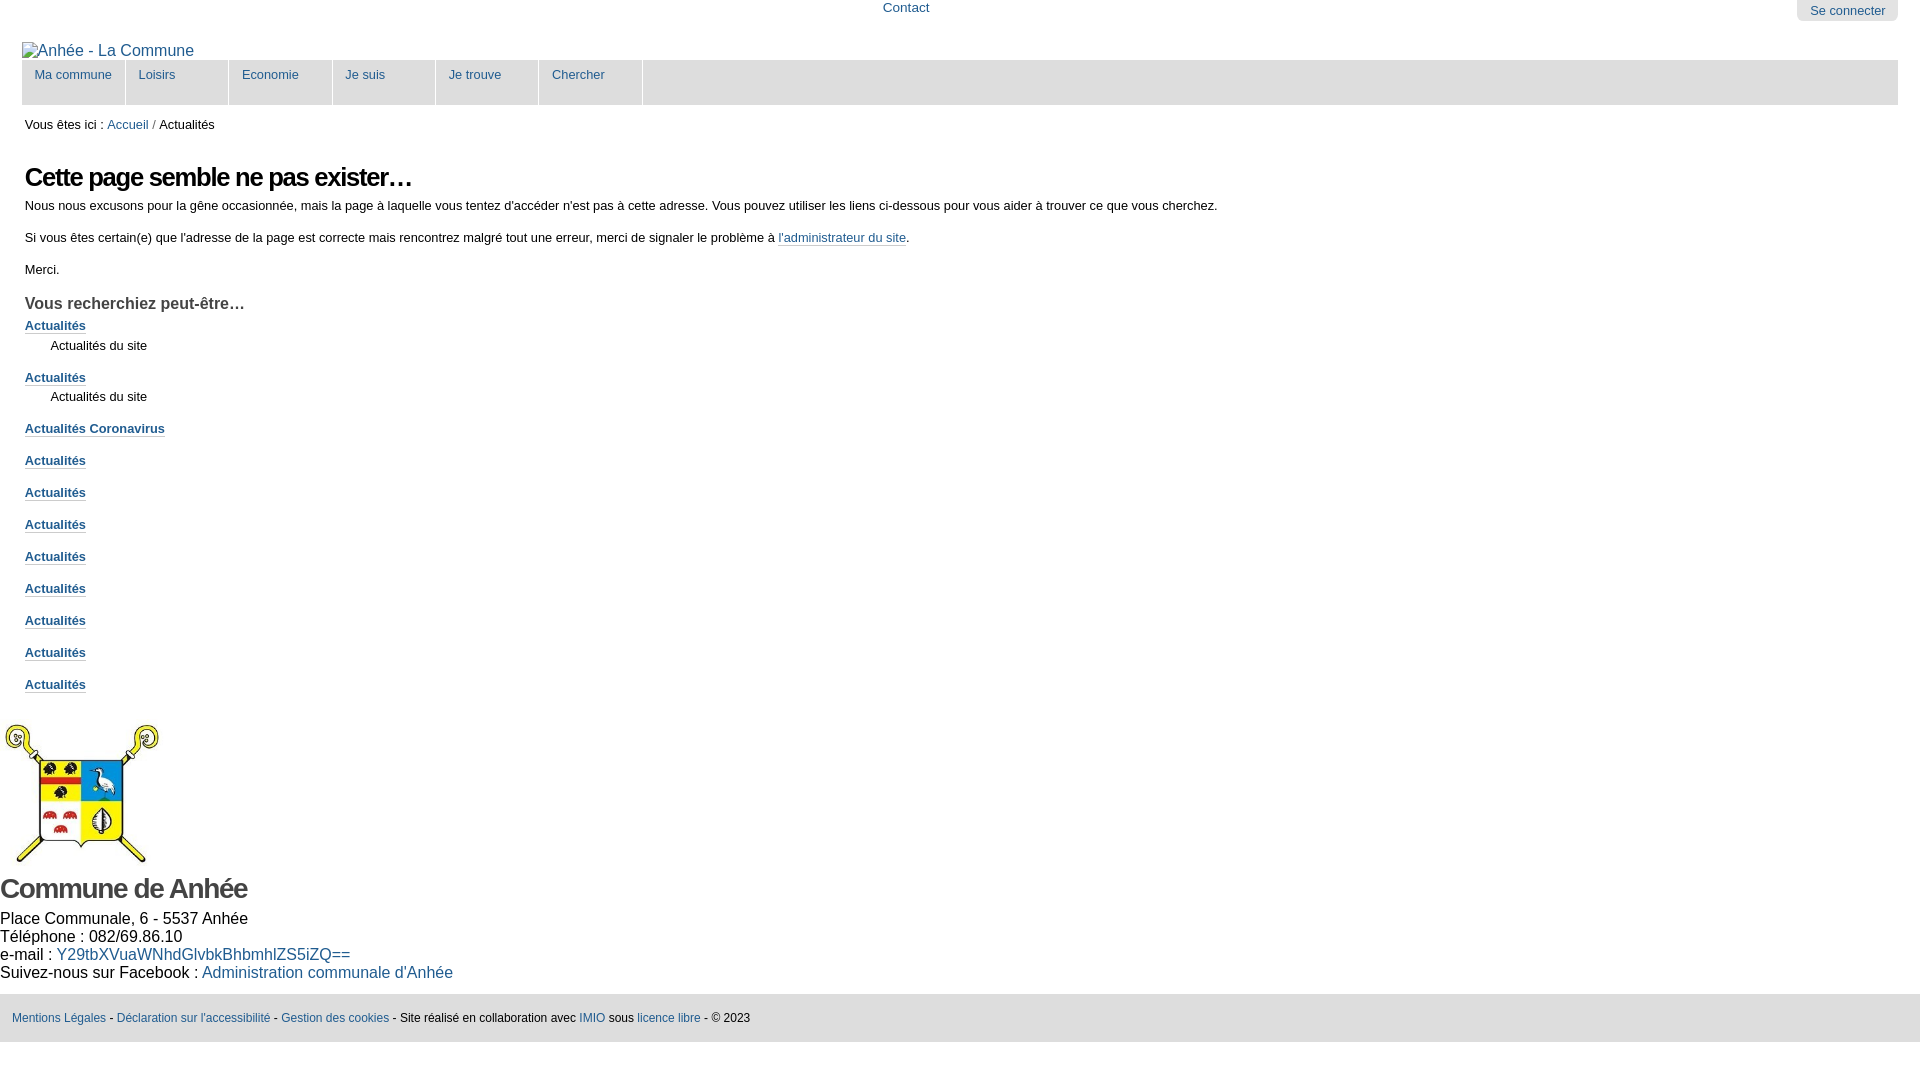 The width and height of the screenshot is (1920, 1080). I want to click on 'Je trouve', so click(487, 80).